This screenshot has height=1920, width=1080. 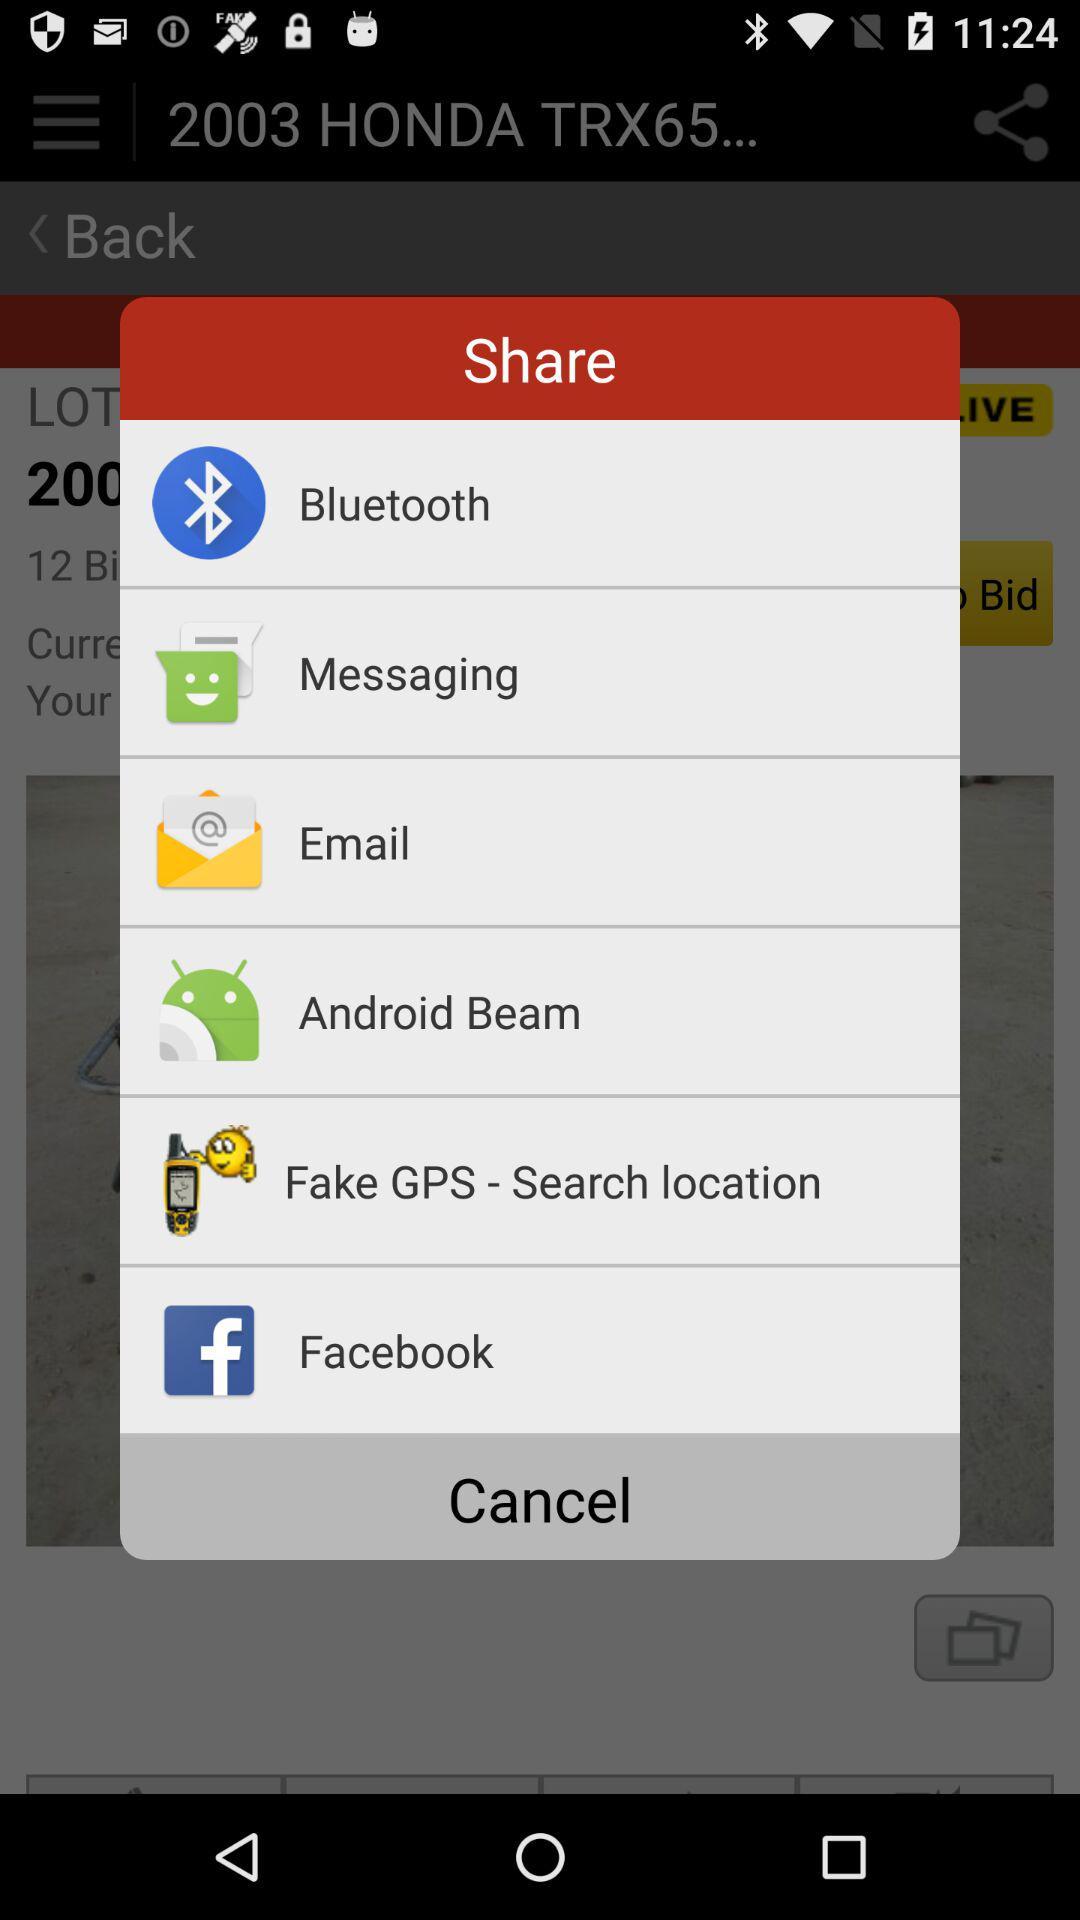 I want to click on the icon above cancel, so click(x=540, y=1434).